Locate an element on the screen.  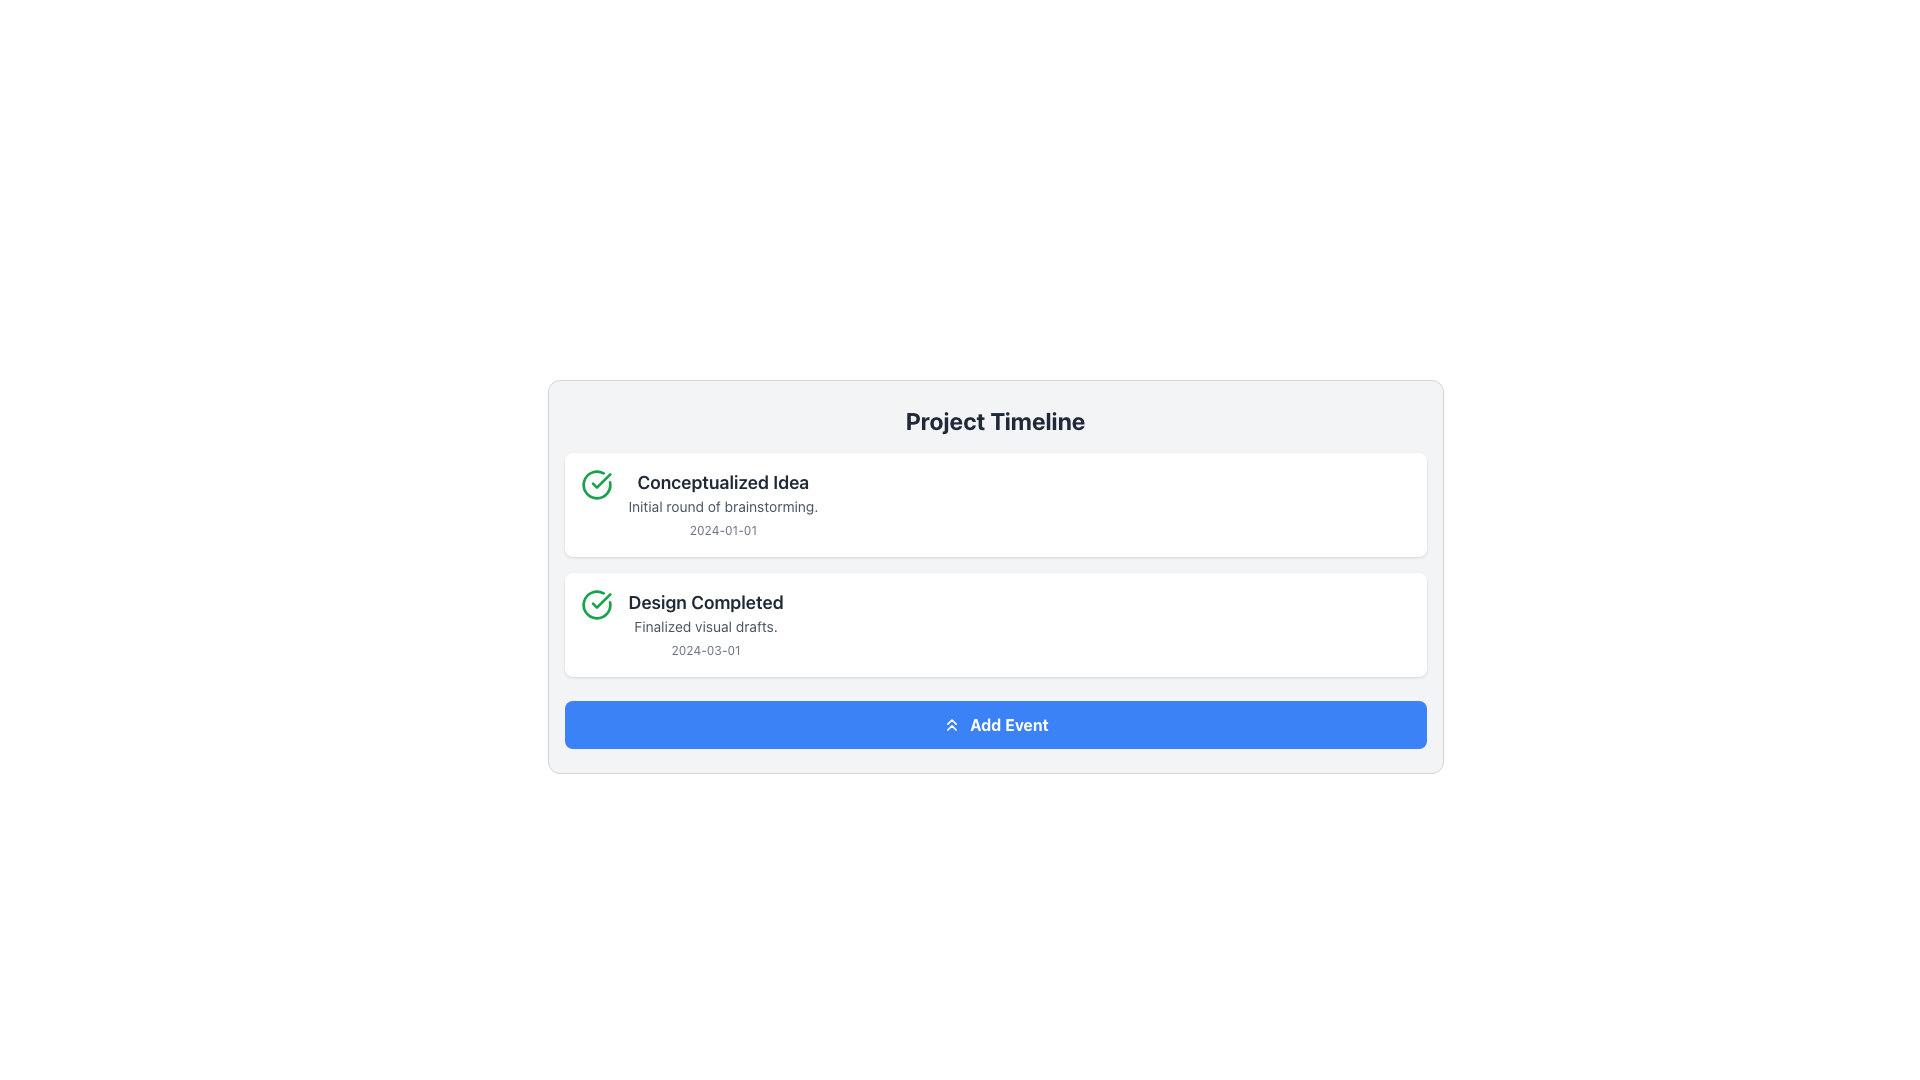
the Text Block containing the header 'Design Completed', the subtitle 'Finalized visual drafts.', and the date '2024-03-01', located below 'Conceptualized Idea' in the Project Timeline is located at coordinates (706, 623).